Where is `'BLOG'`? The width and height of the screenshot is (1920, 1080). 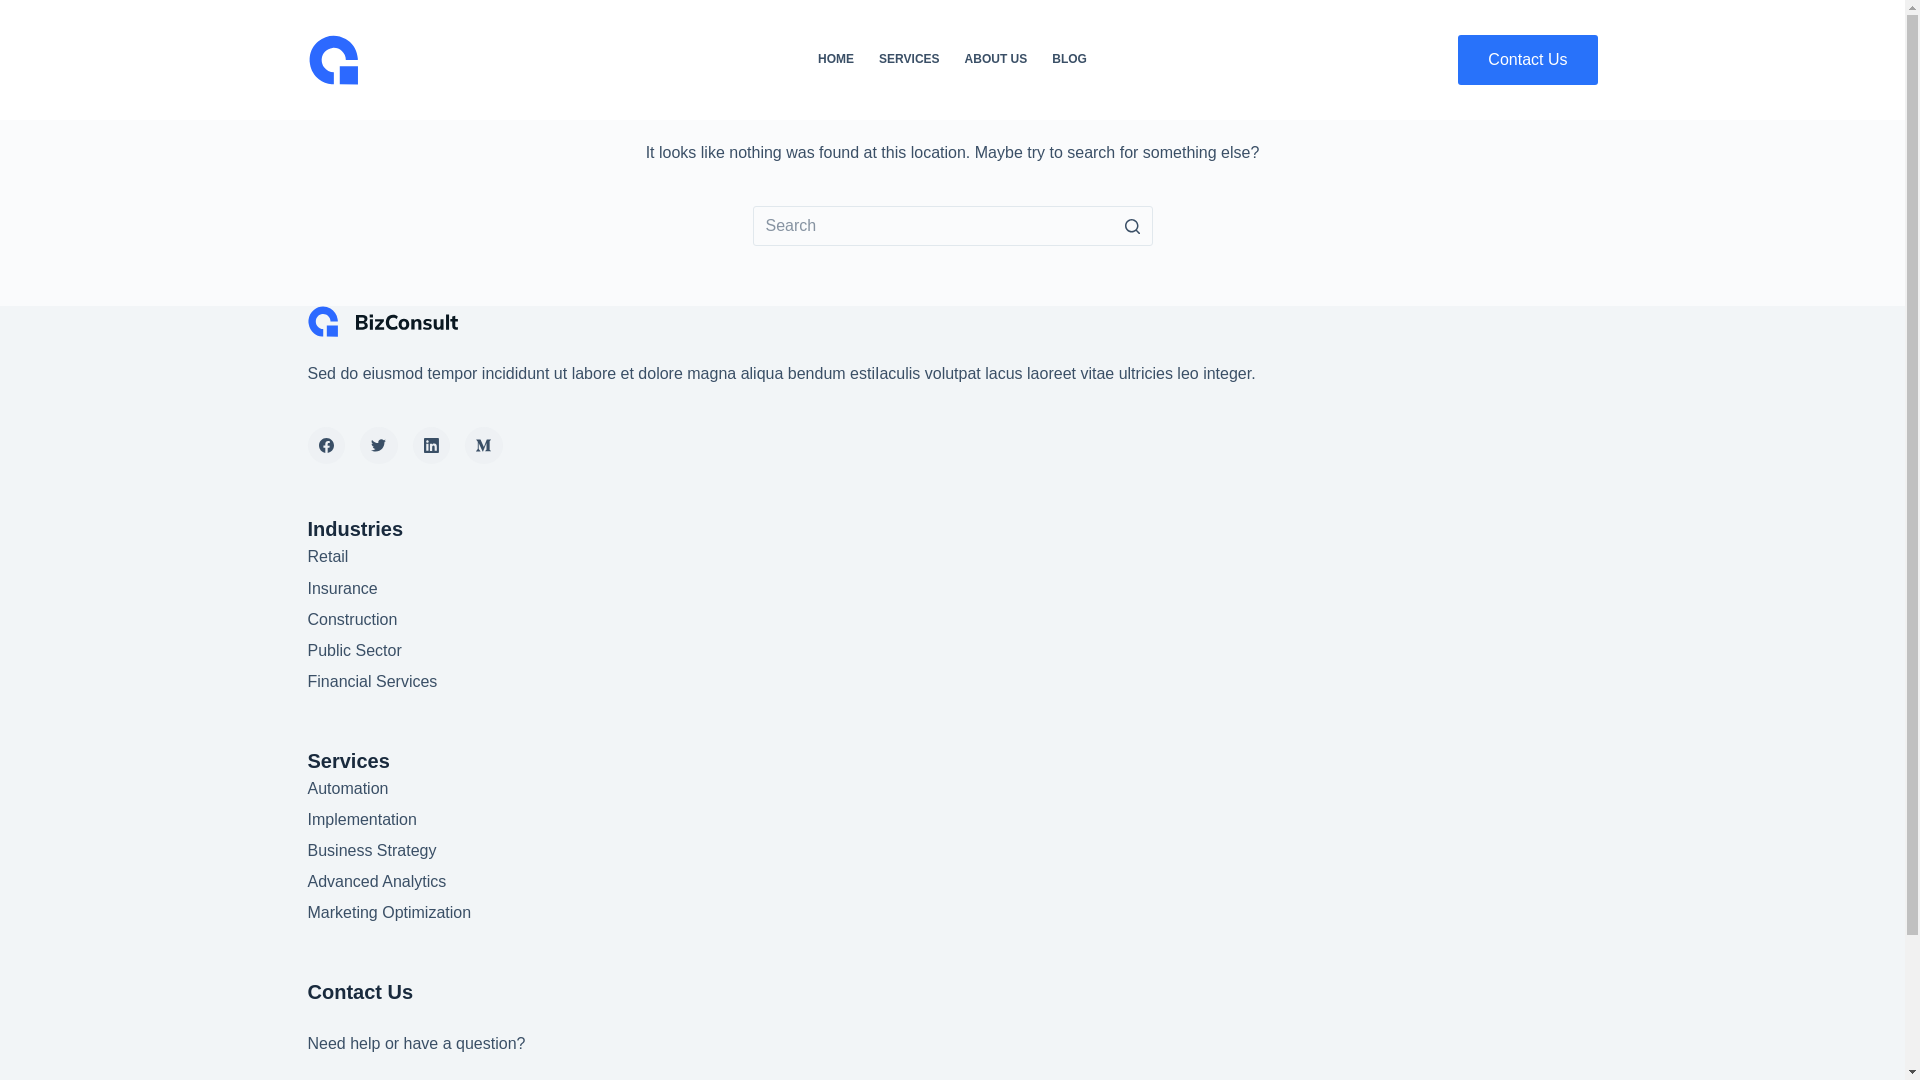
'BLOG' is located at coordinates (1069, 59).